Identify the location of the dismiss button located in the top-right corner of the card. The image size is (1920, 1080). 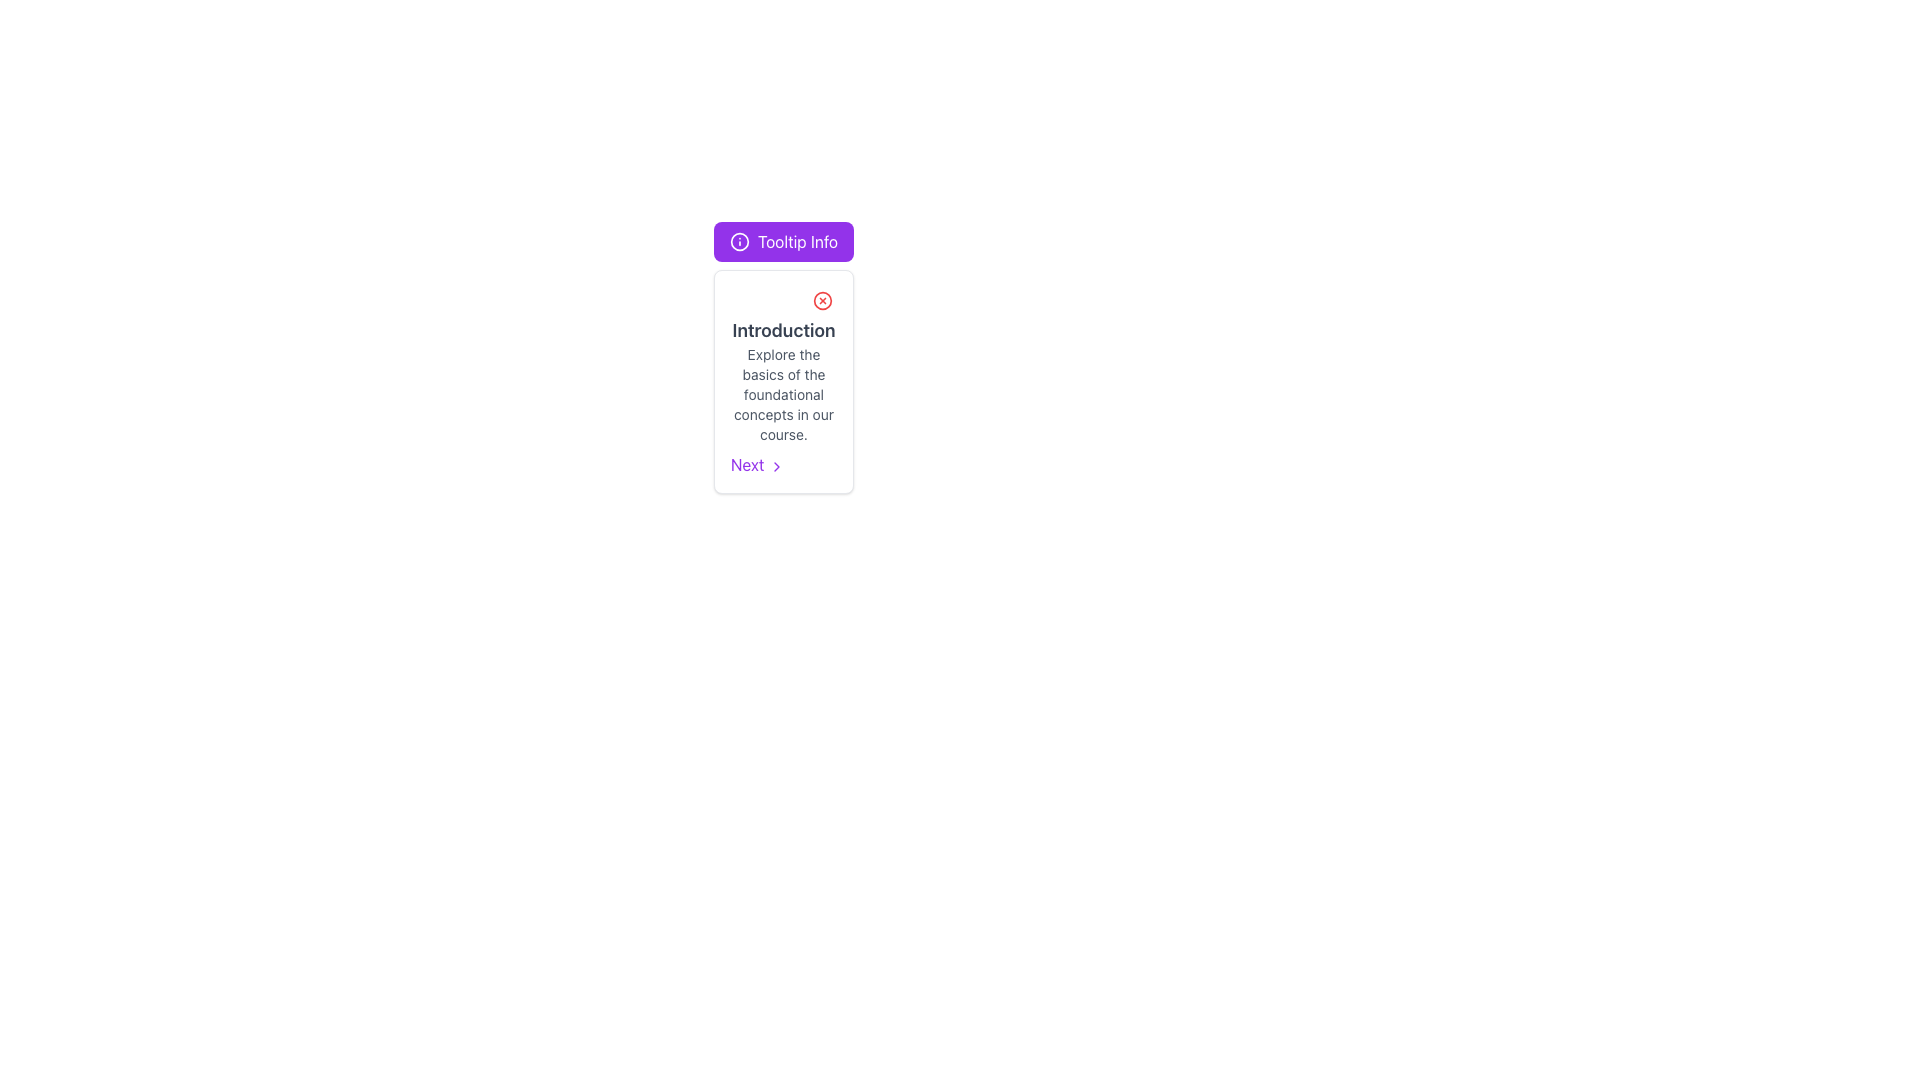
(823, 300).